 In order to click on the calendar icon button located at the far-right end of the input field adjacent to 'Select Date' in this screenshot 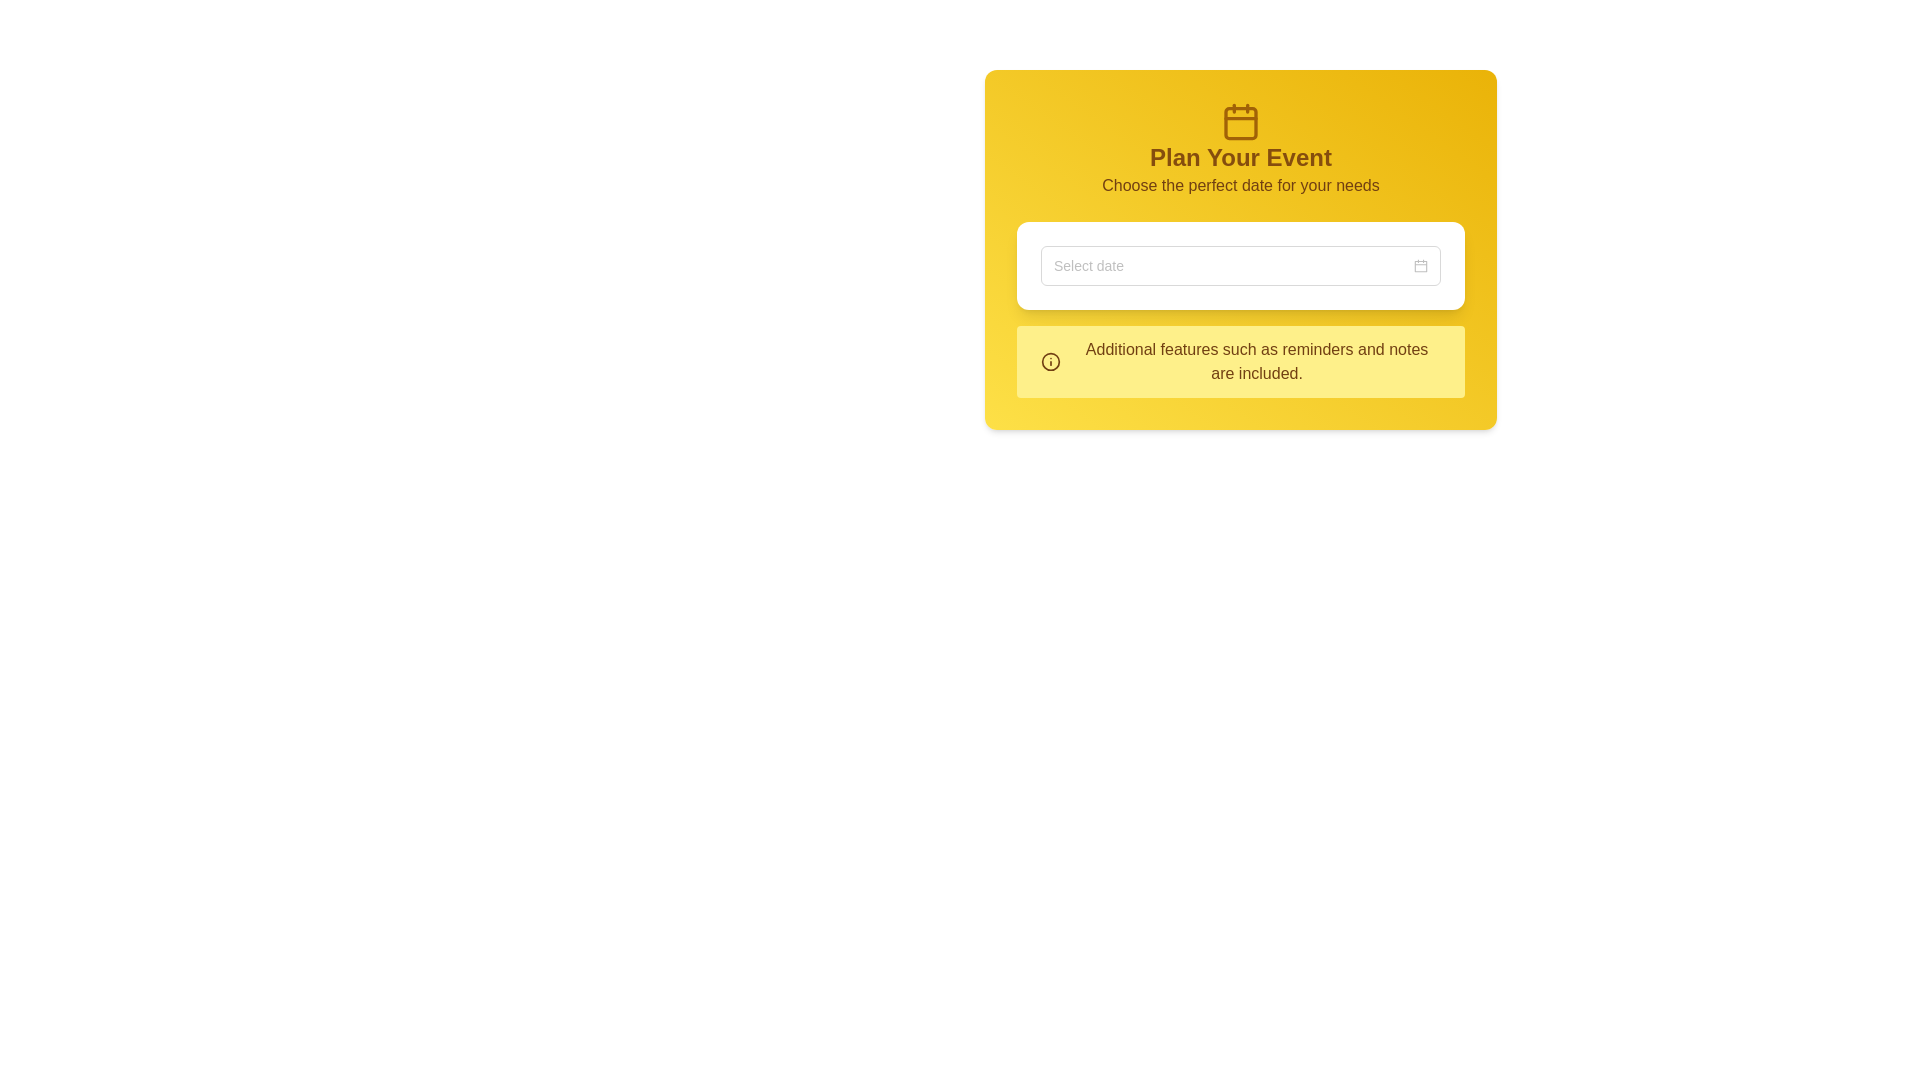, I will do `click(1419, 265)`.